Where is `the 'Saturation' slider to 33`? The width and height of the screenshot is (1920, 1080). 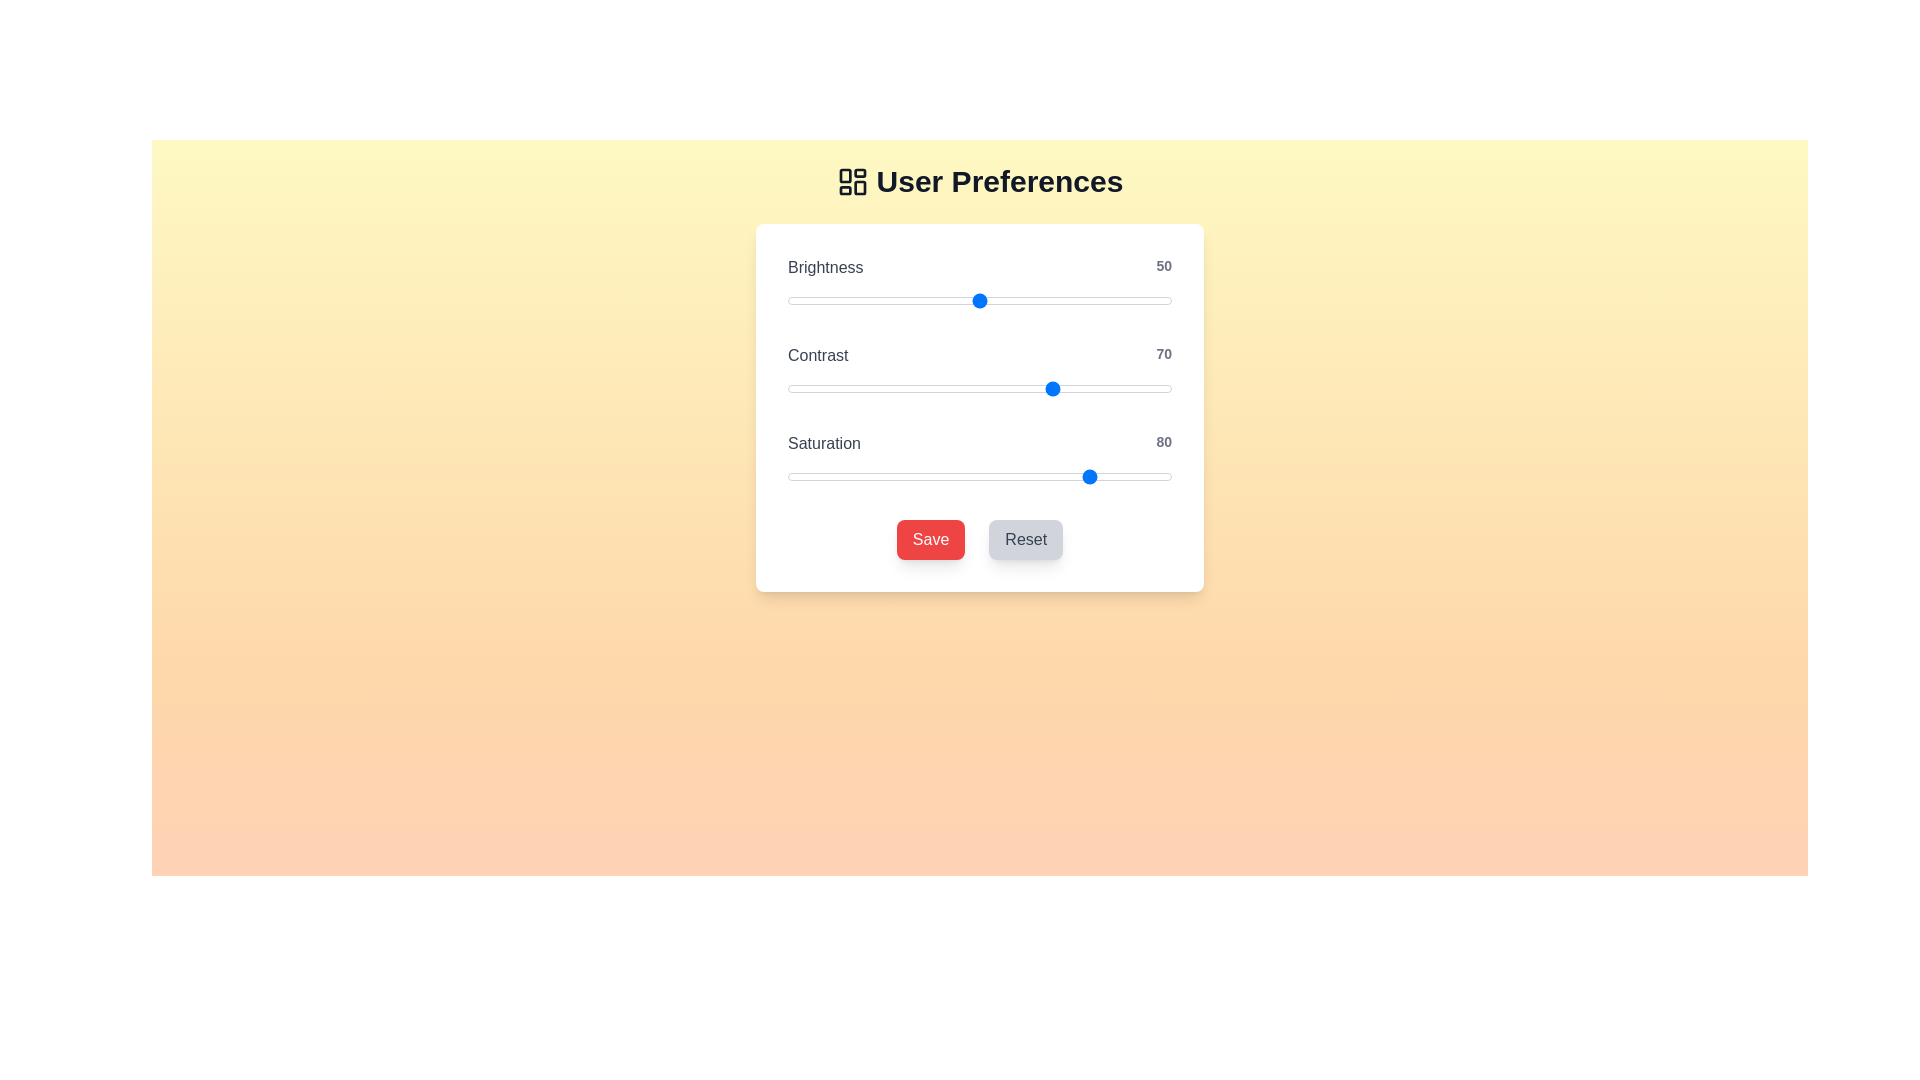 the 'Saturation' slider to 33 is located at coordinates (913, 477).